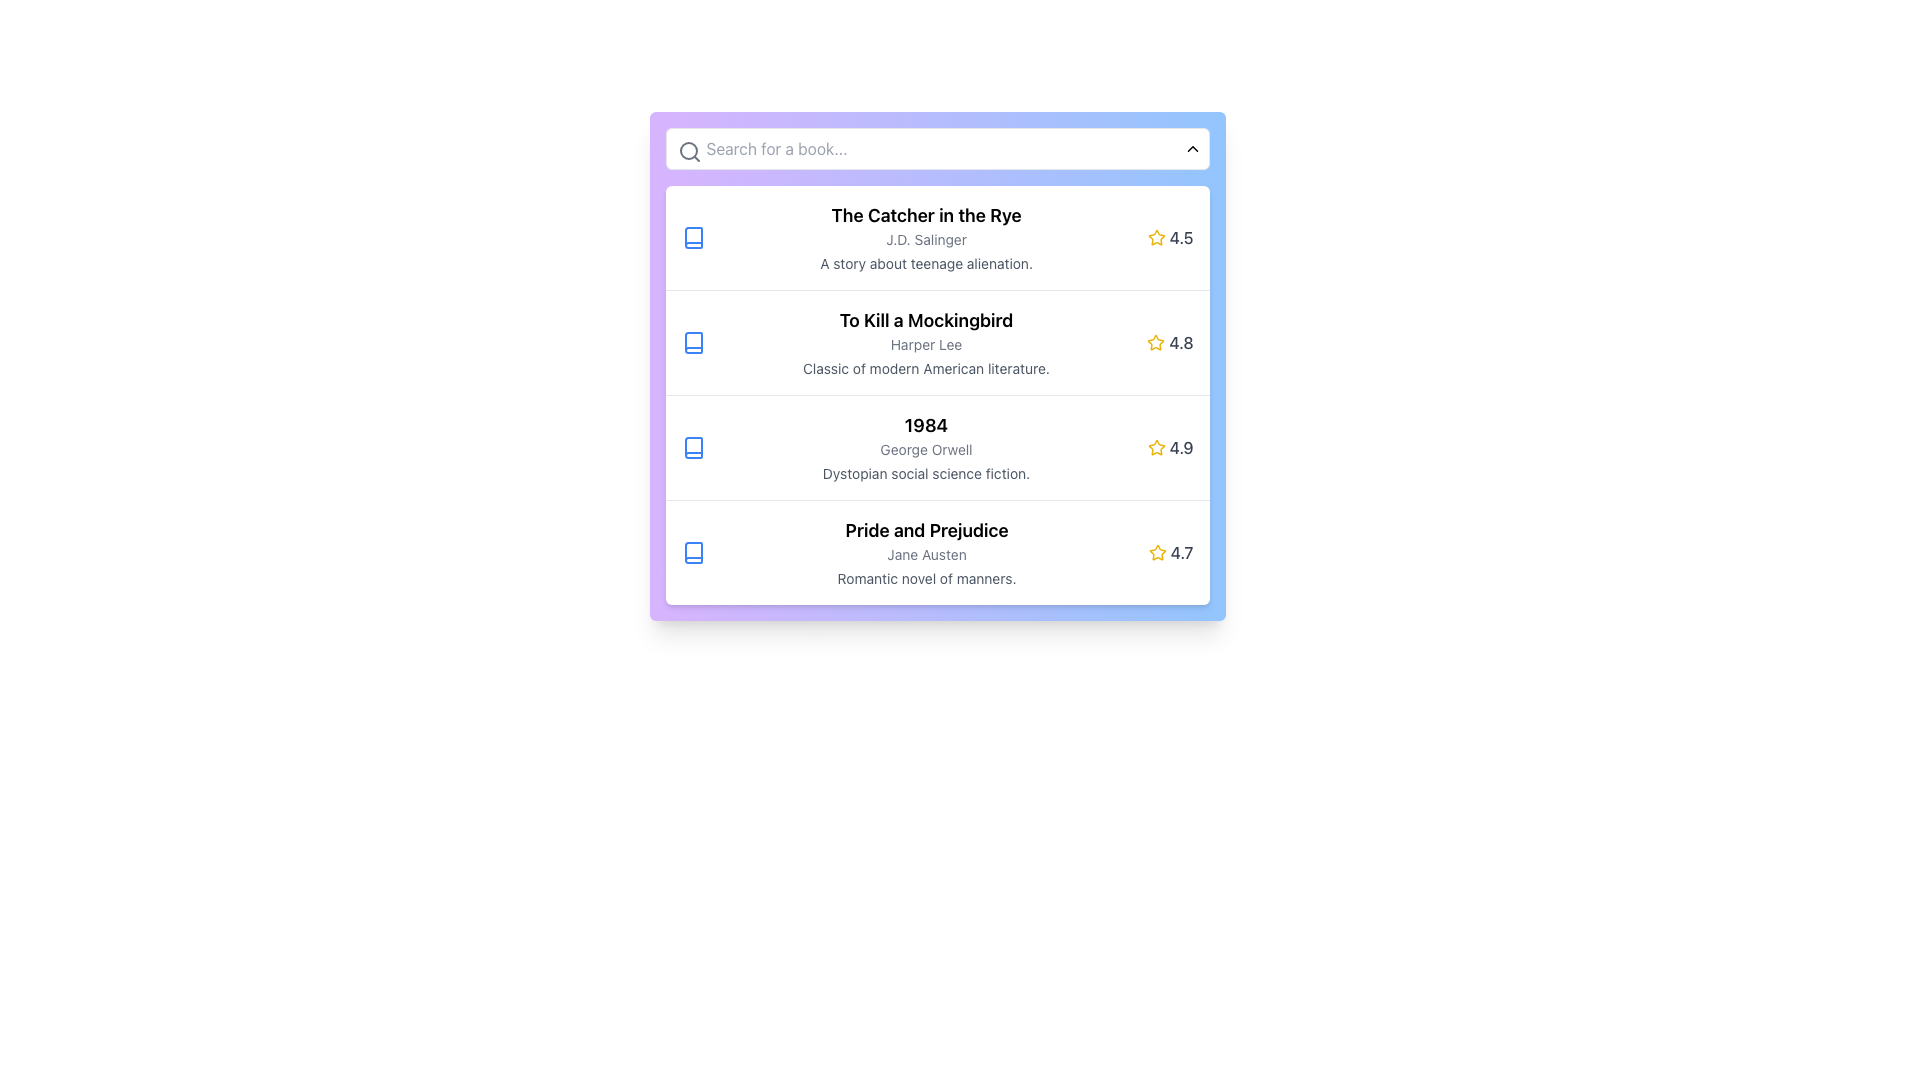 The width and height of the screenshot is (1920, 1080). I want to click on the text content block displaying details of the book 'The Catcher in the Rye' located below the search bar and adjacent to a blue book icon, so click(925, 237).